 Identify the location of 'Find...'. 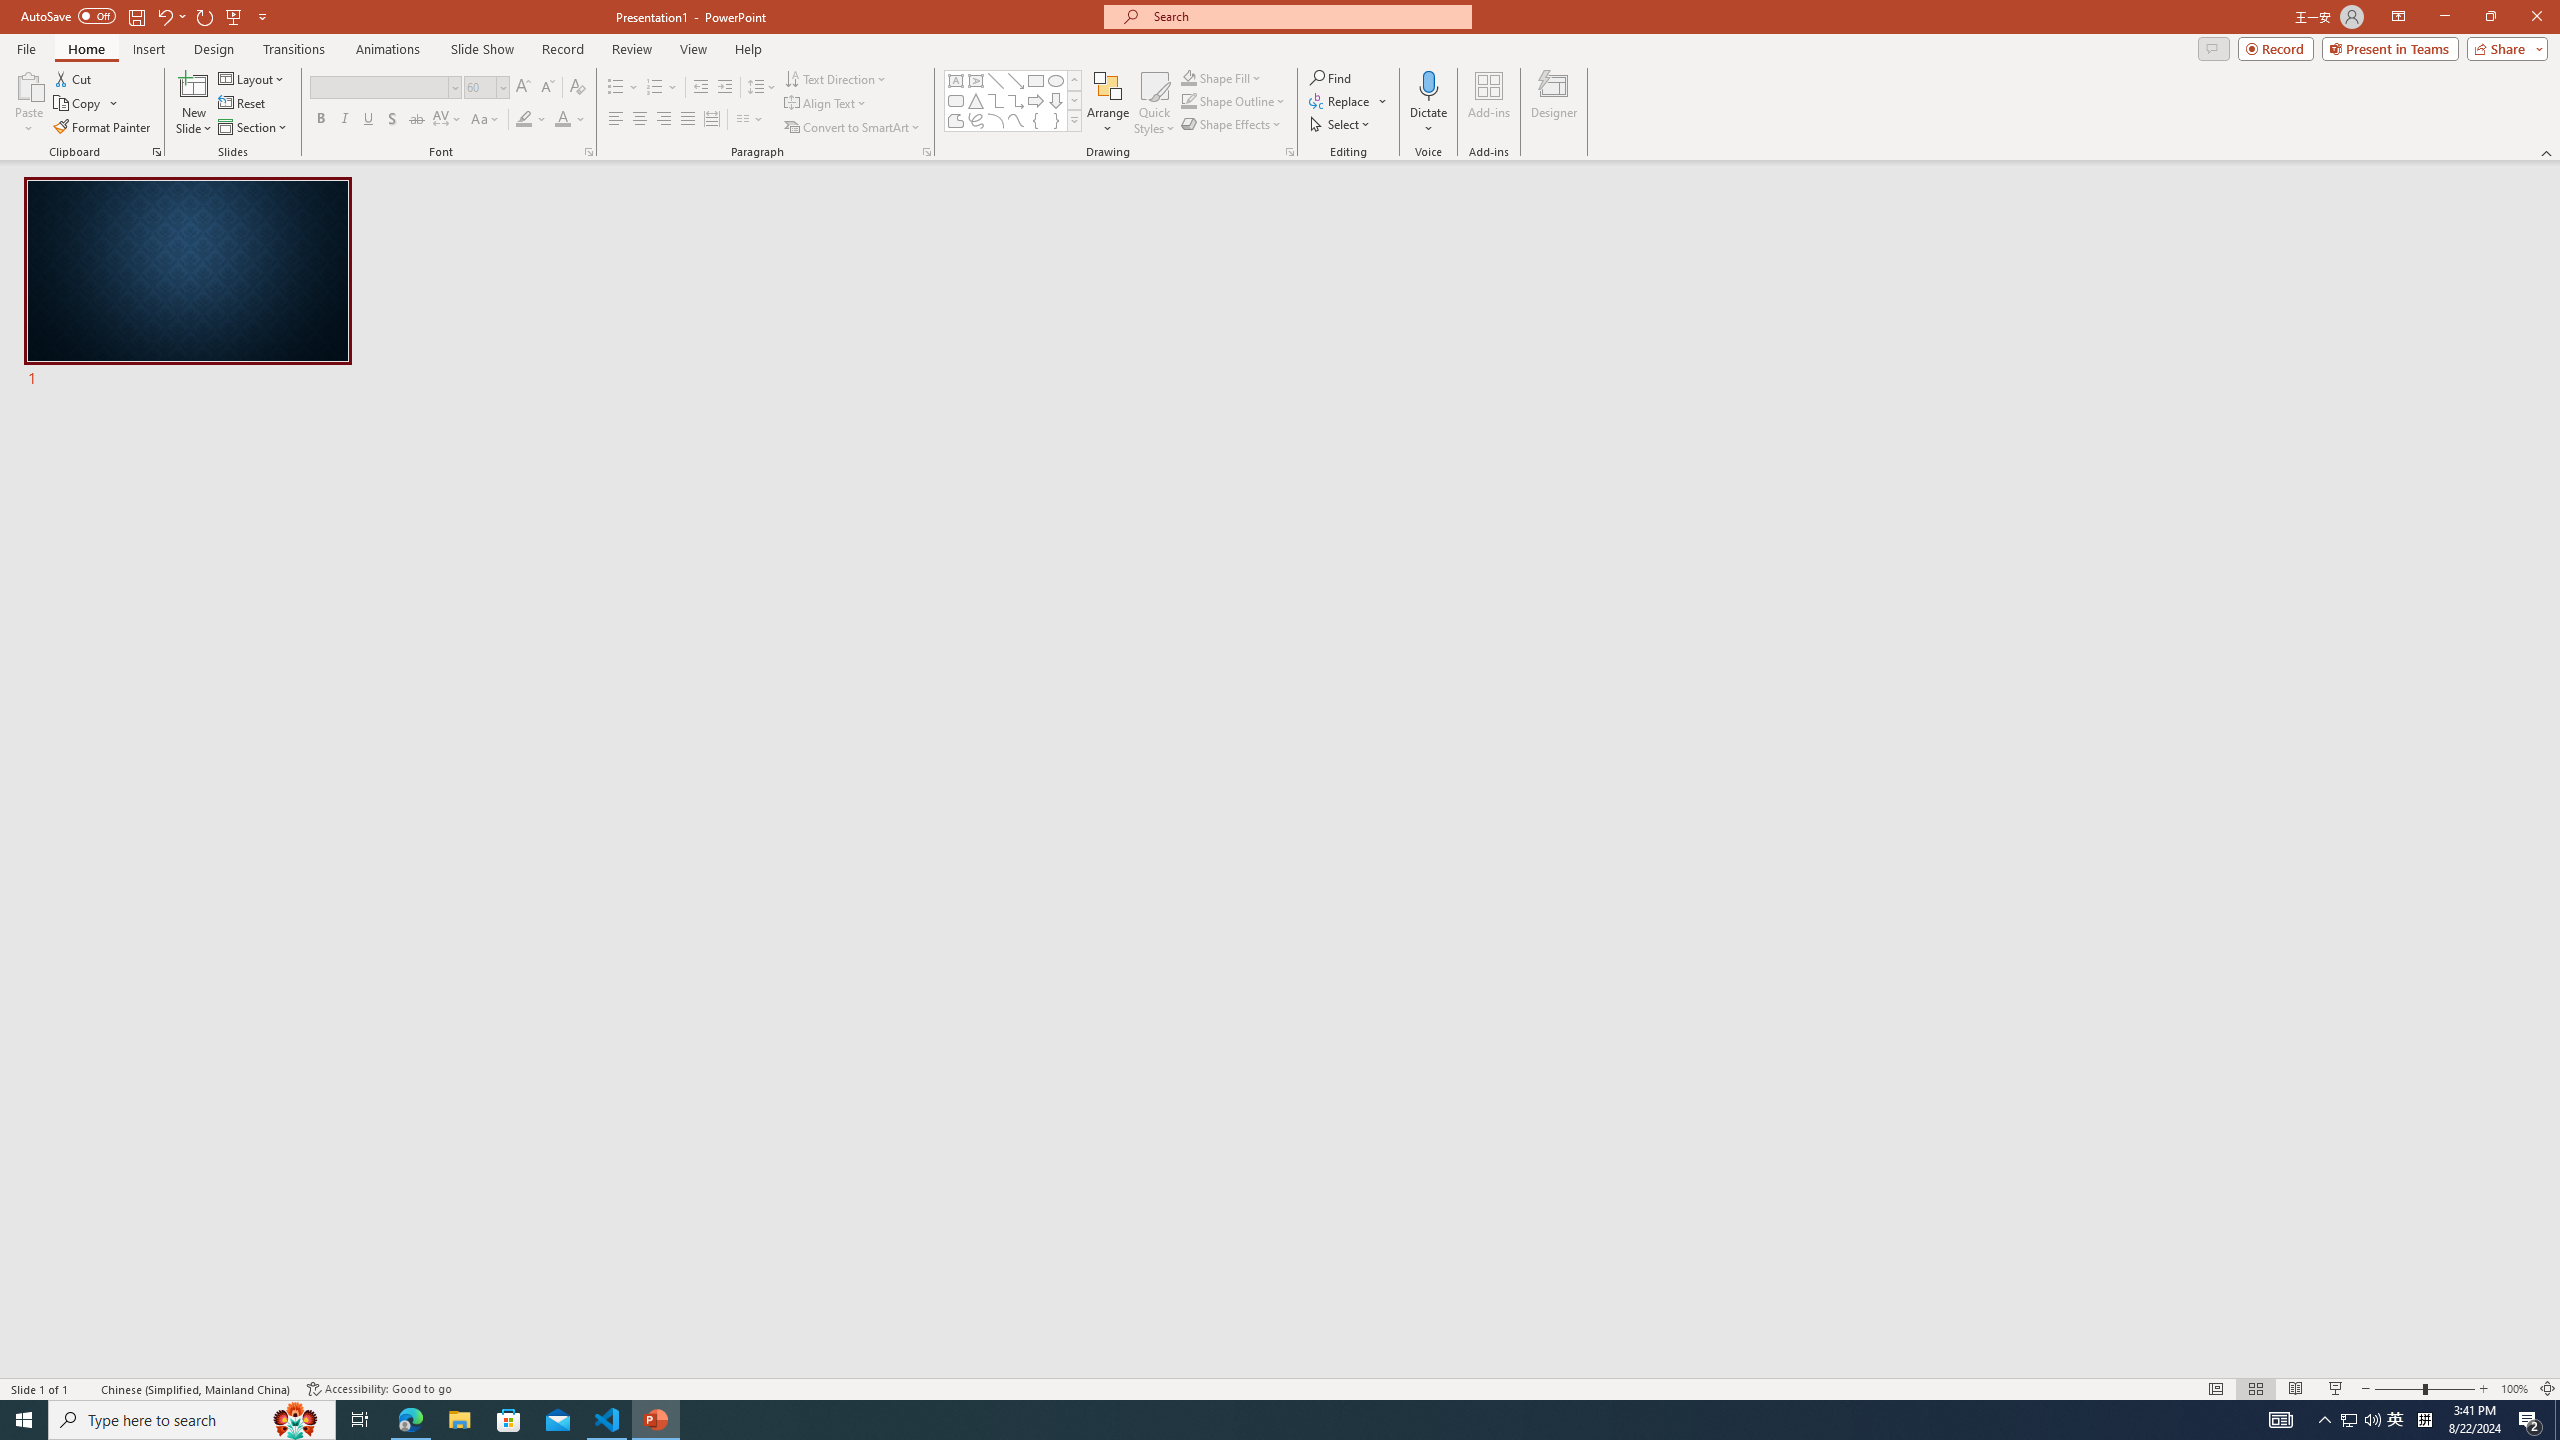
(1330, 77).